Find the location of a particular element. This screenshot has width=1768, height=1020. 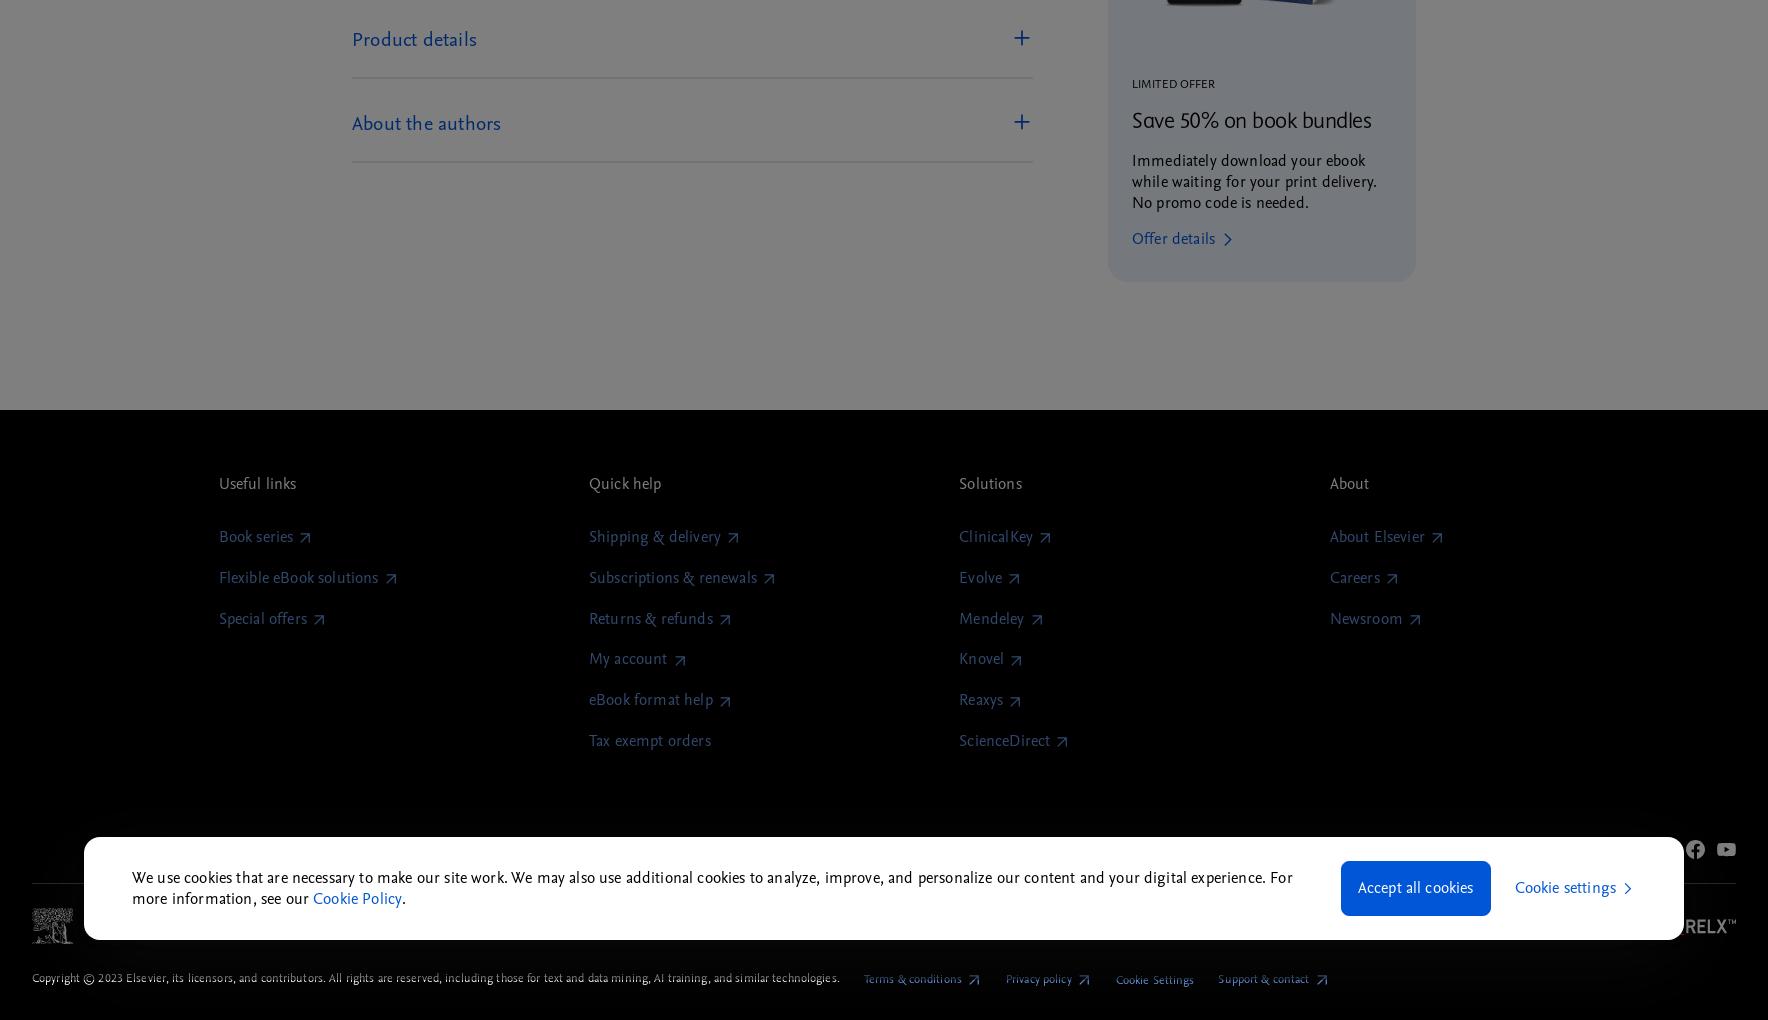

'My account' is located at coordinates (626, 659).